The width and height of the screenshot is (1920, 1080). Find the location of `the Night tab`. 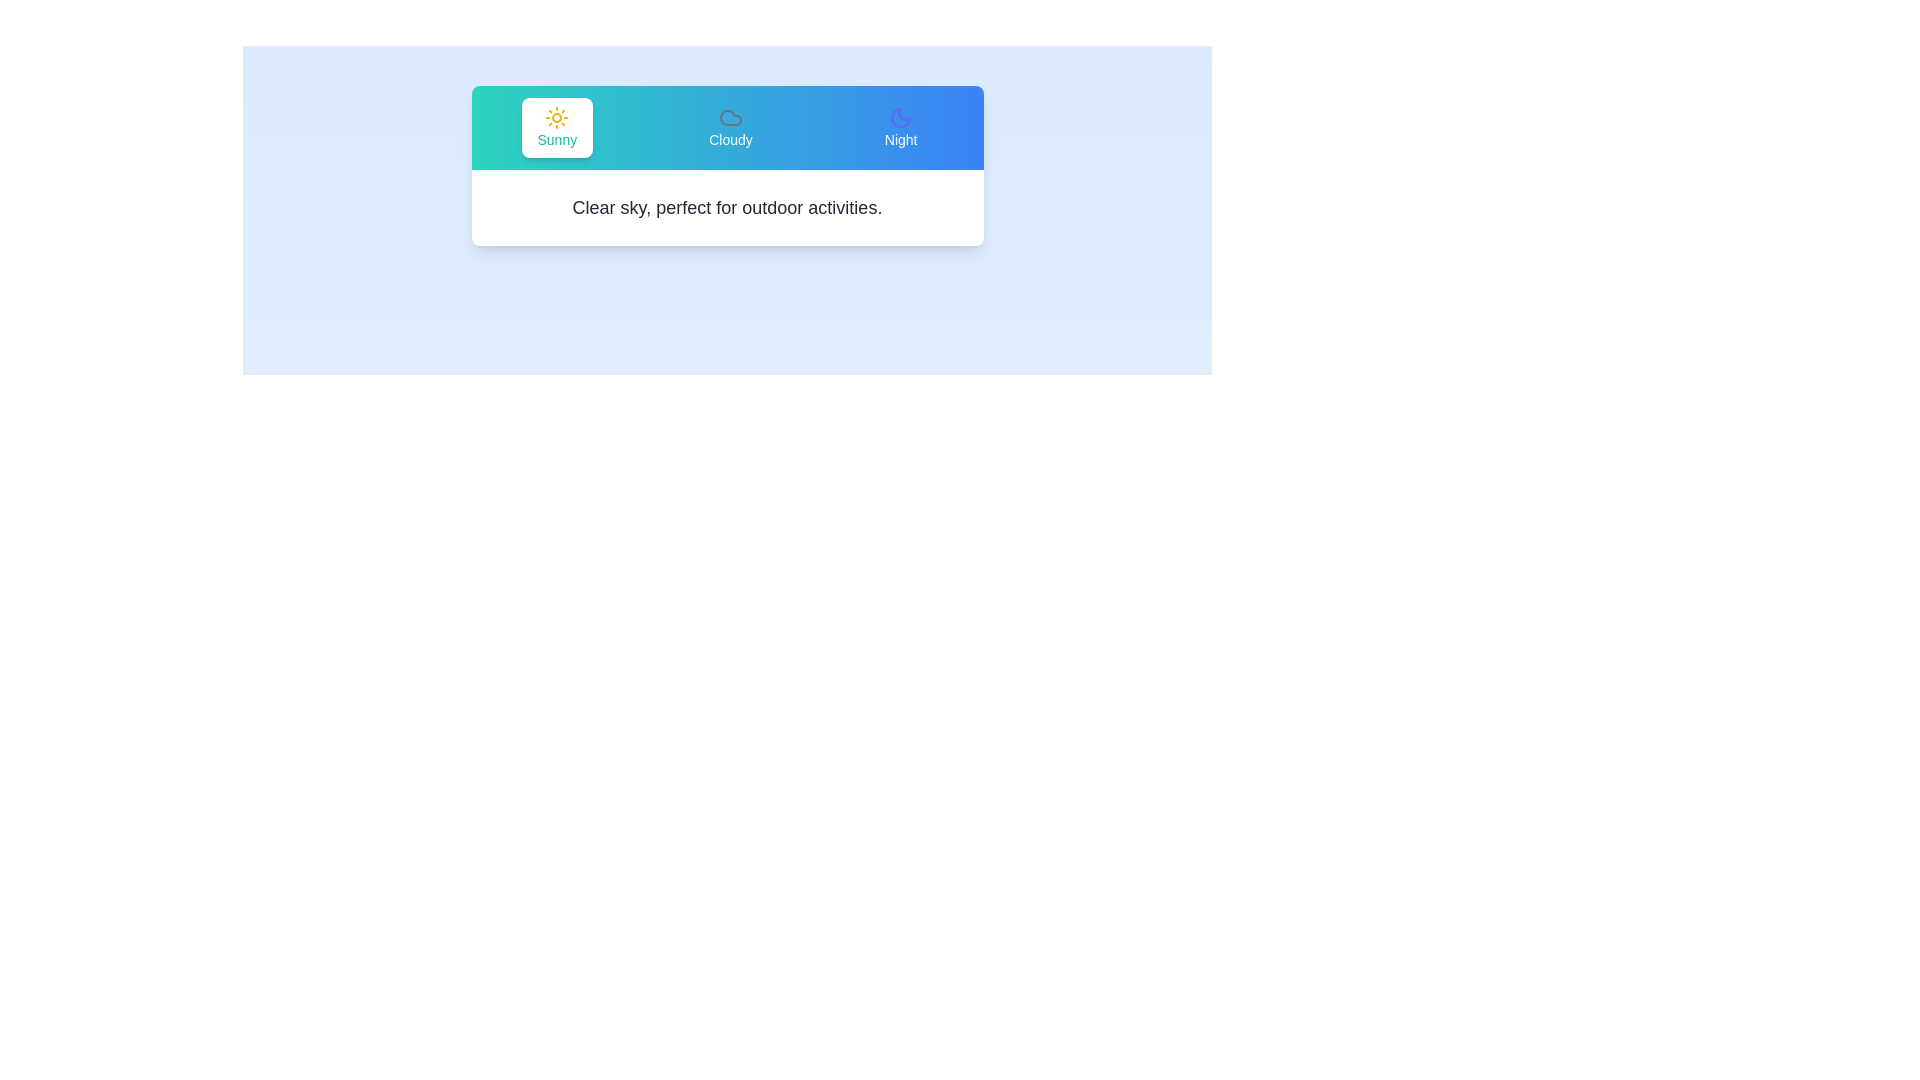

the Night tab is located at coordinates (900, 127).